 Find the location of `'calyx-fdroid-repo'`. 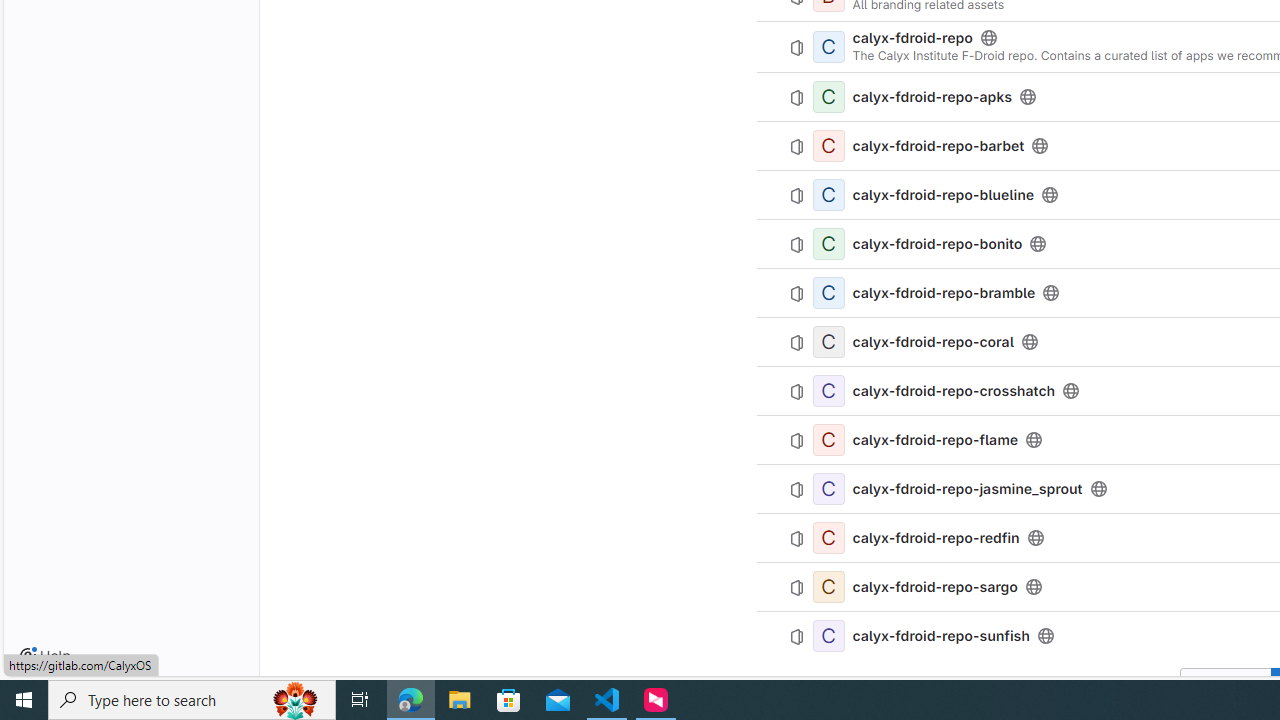

'calyx-fdroid-repo' is located at coordinates (911, 38).